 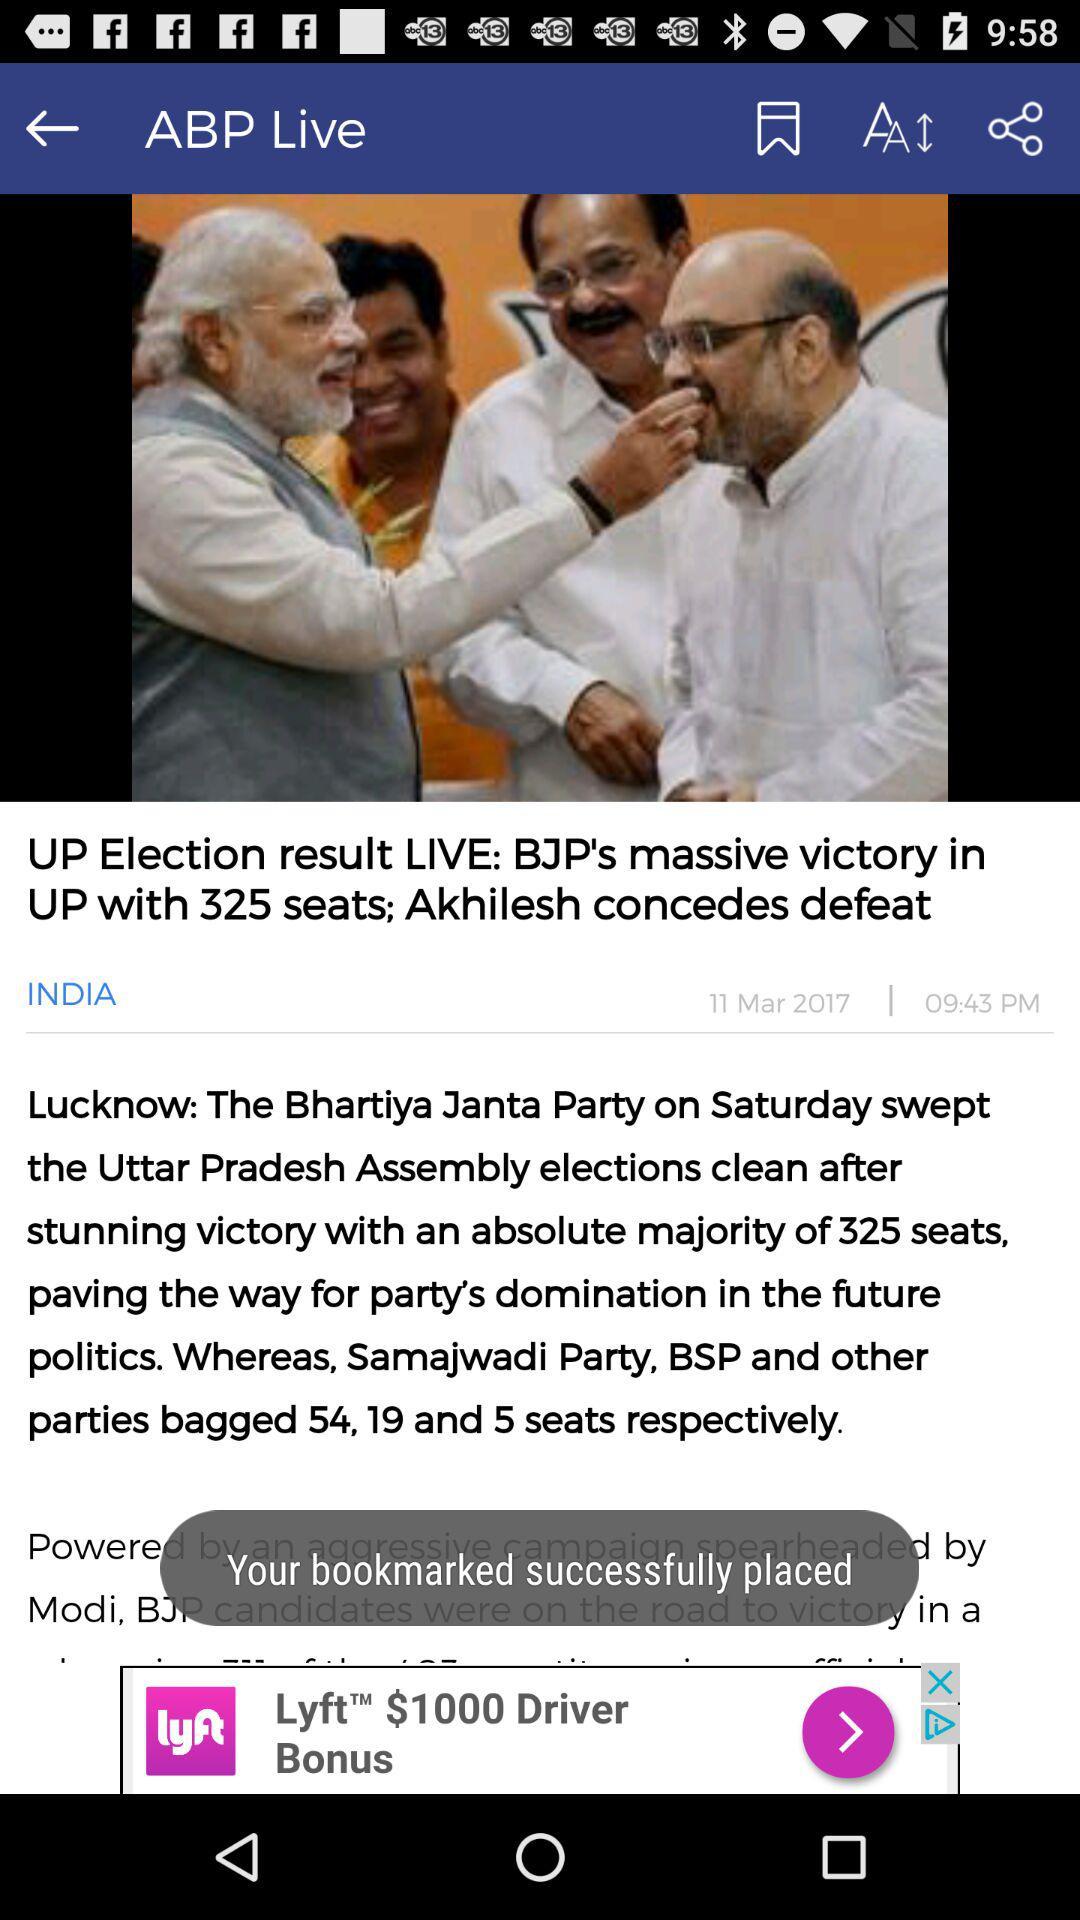 What do you see at coordinates (1014, 136) in the screenshot?
I see `the share icon` at bounding box center [1014, 136].